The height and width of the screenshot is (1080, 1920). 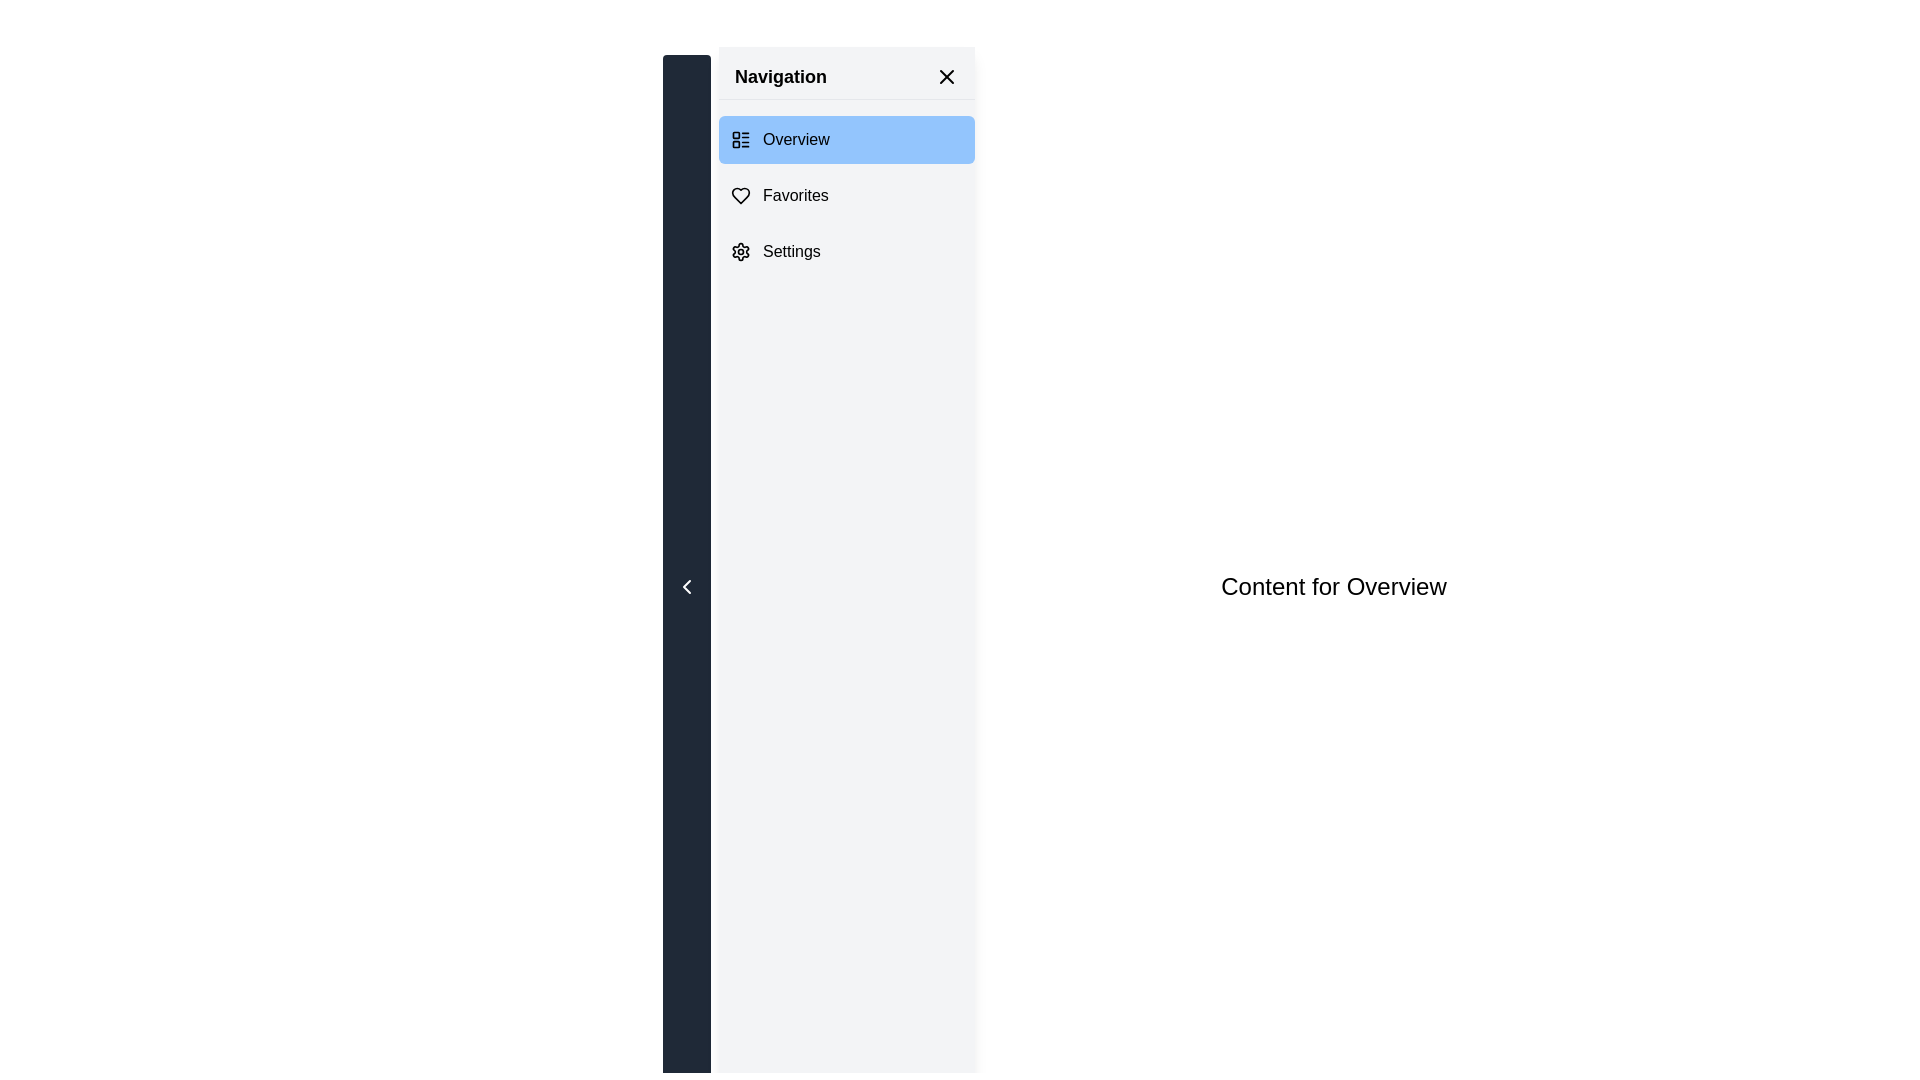 What do you see at coordinates (739, 250) in the screenshot?
I see `the gear icon in the sidebar` at bounding box center [739, 250].